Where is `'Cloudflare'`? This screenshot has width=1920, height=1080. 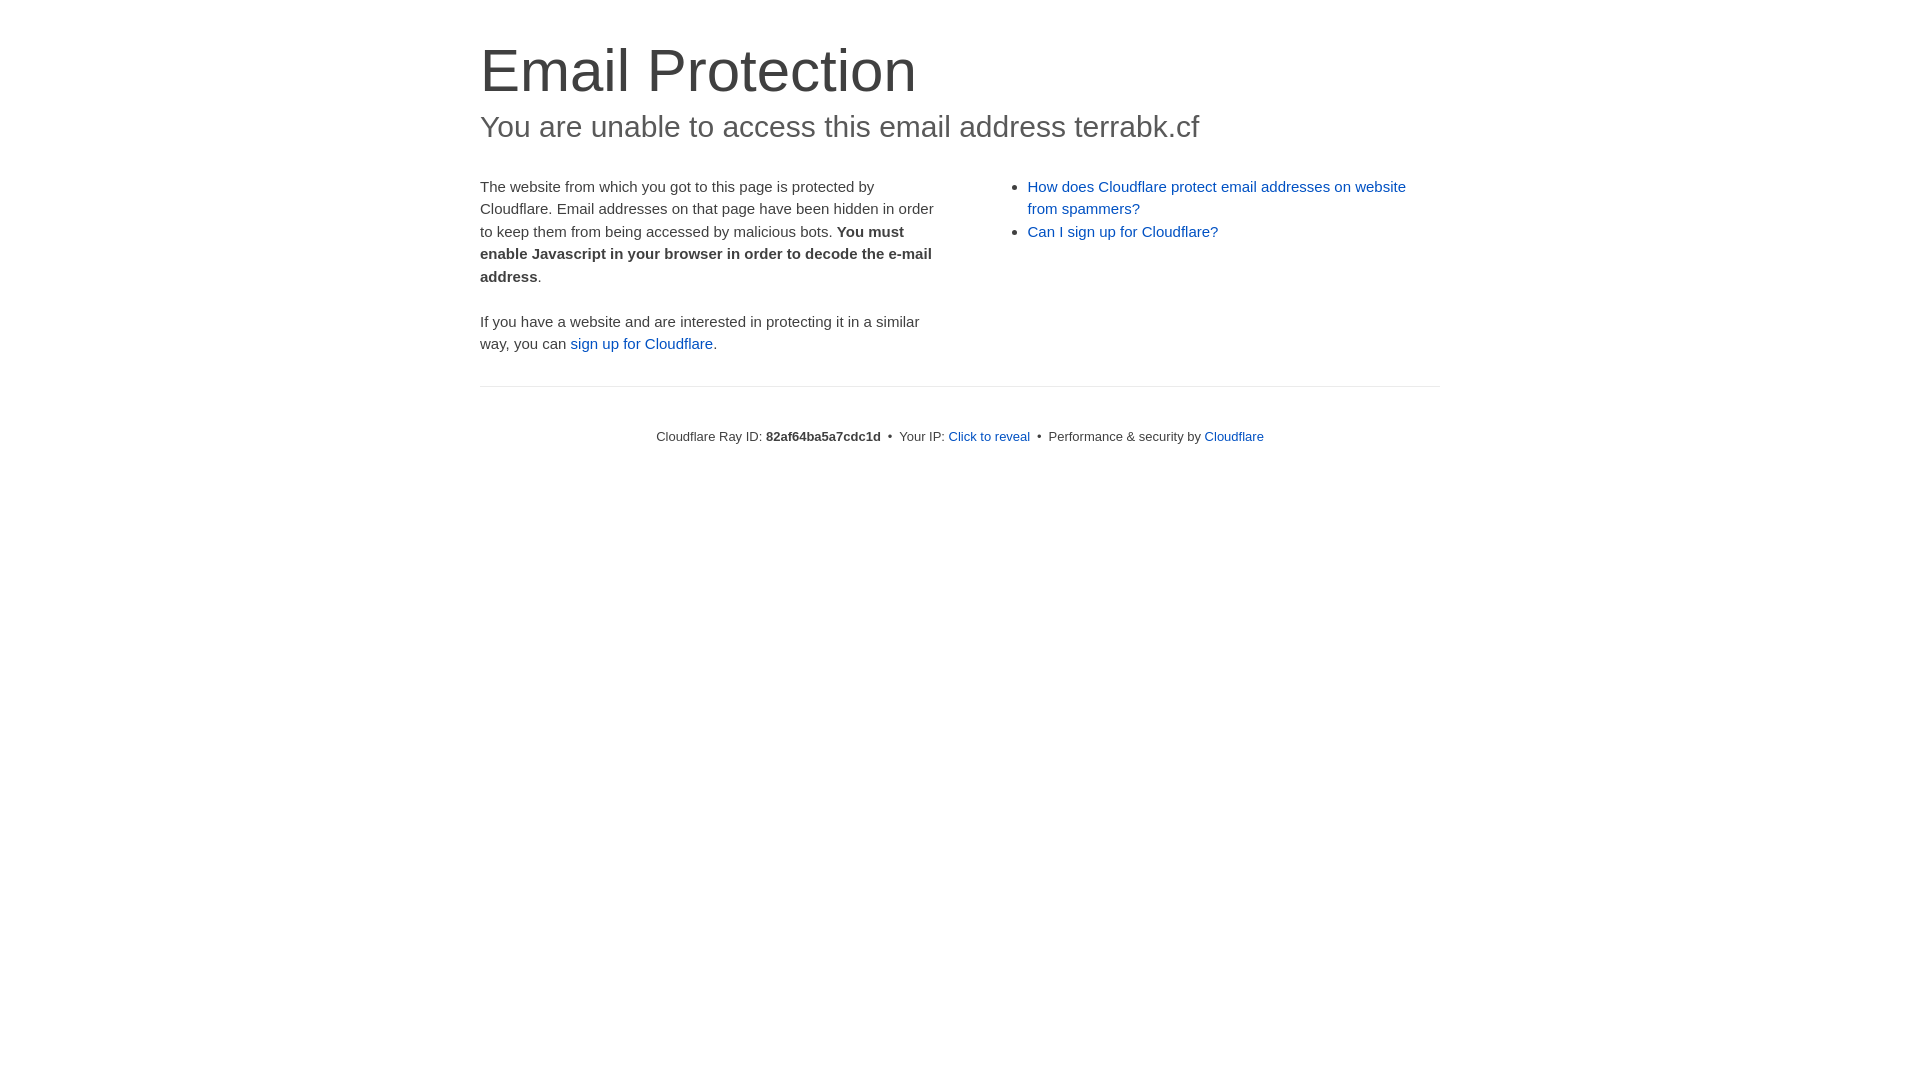 'Cloudflare' is located at coordinates (1233, 435).